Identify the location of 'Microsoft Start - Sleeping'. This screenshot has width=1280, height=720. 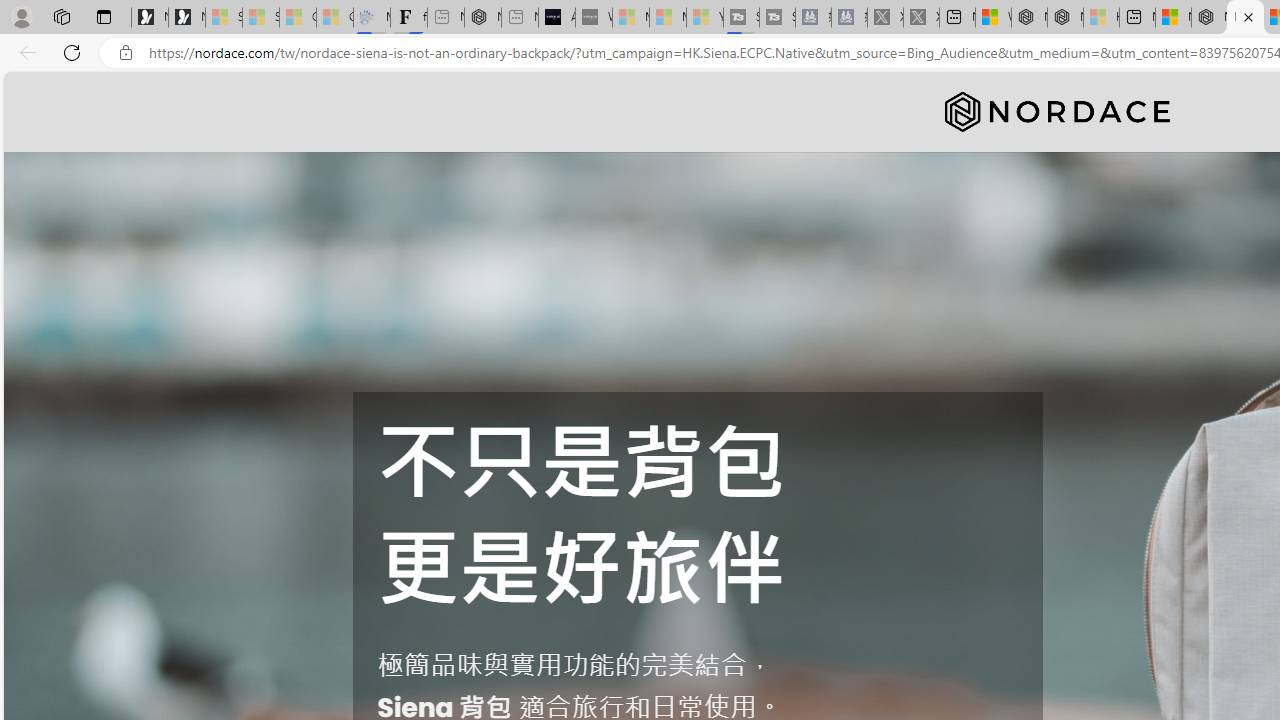
(668, 17).